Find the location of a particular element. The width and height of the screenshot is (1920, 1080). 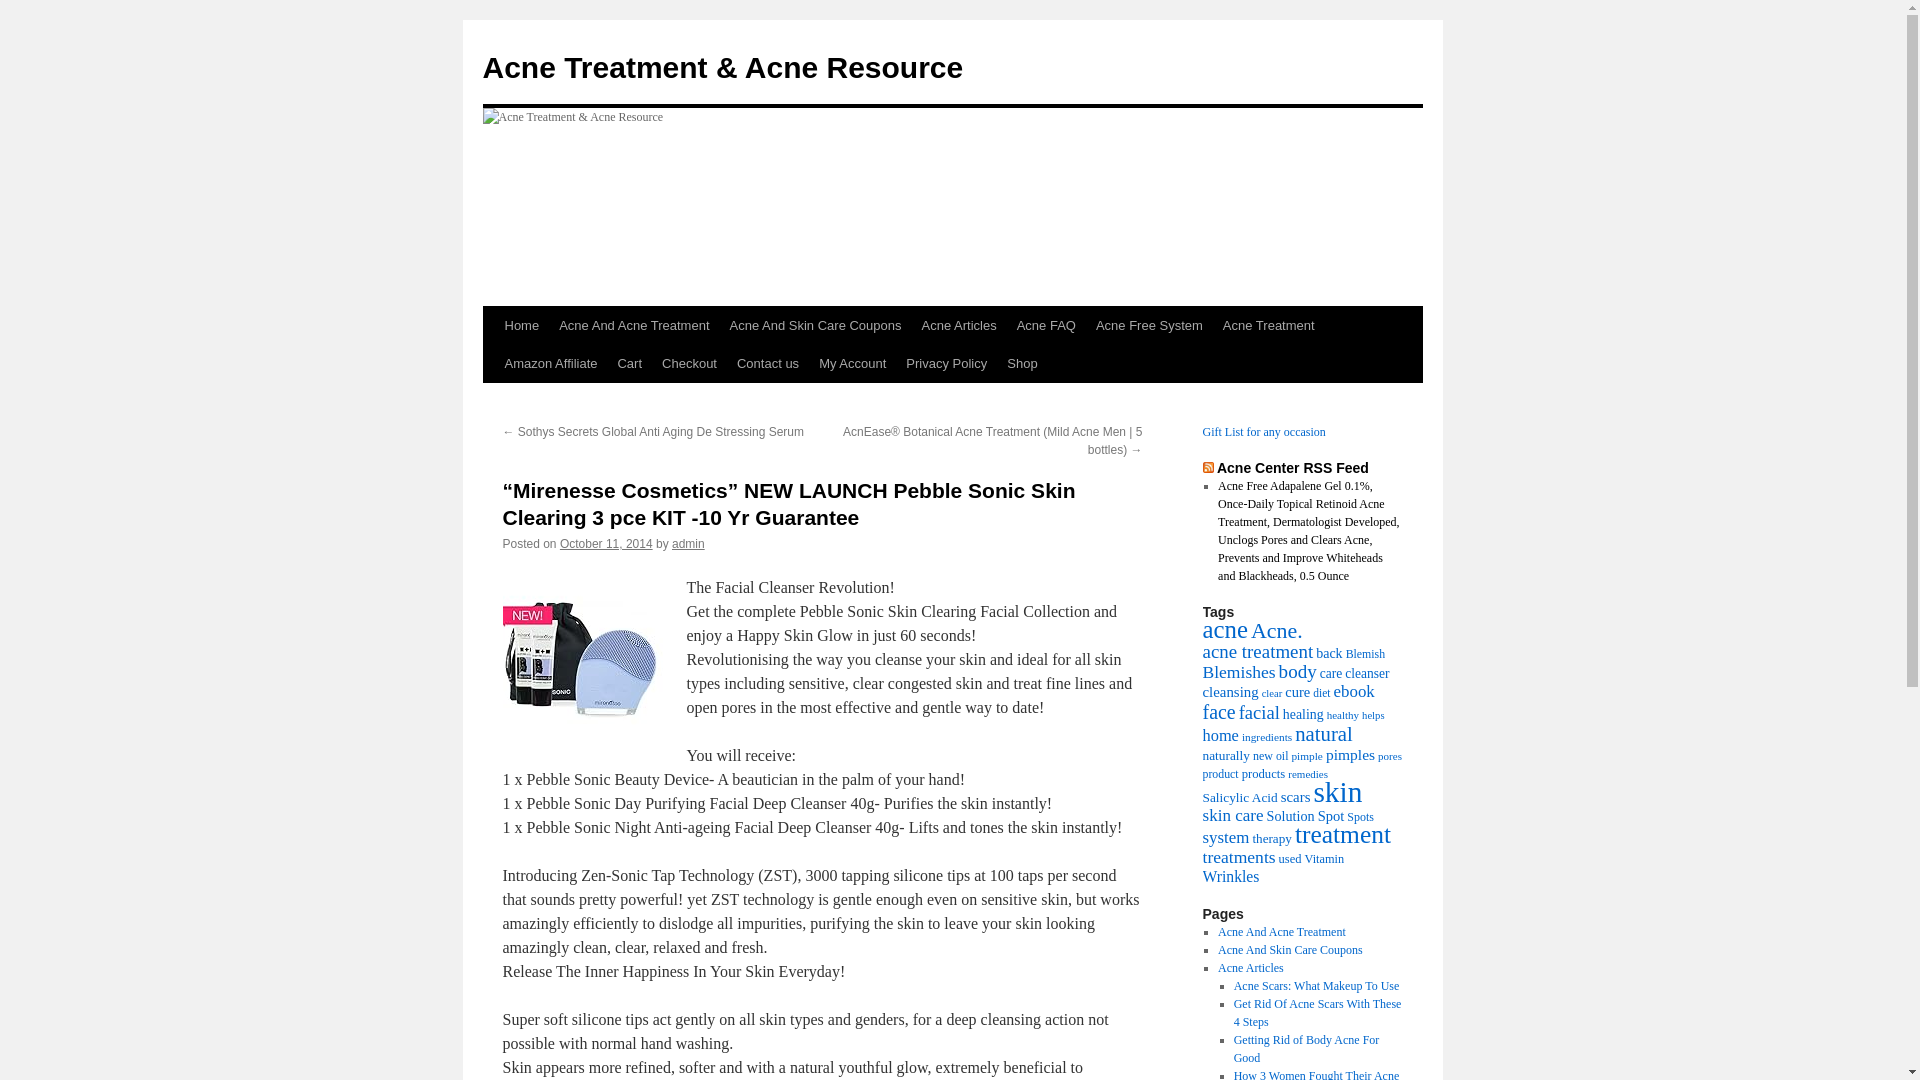

'Getting Rid of Body Acne For Good' is located at coordinates (1232, 1048).